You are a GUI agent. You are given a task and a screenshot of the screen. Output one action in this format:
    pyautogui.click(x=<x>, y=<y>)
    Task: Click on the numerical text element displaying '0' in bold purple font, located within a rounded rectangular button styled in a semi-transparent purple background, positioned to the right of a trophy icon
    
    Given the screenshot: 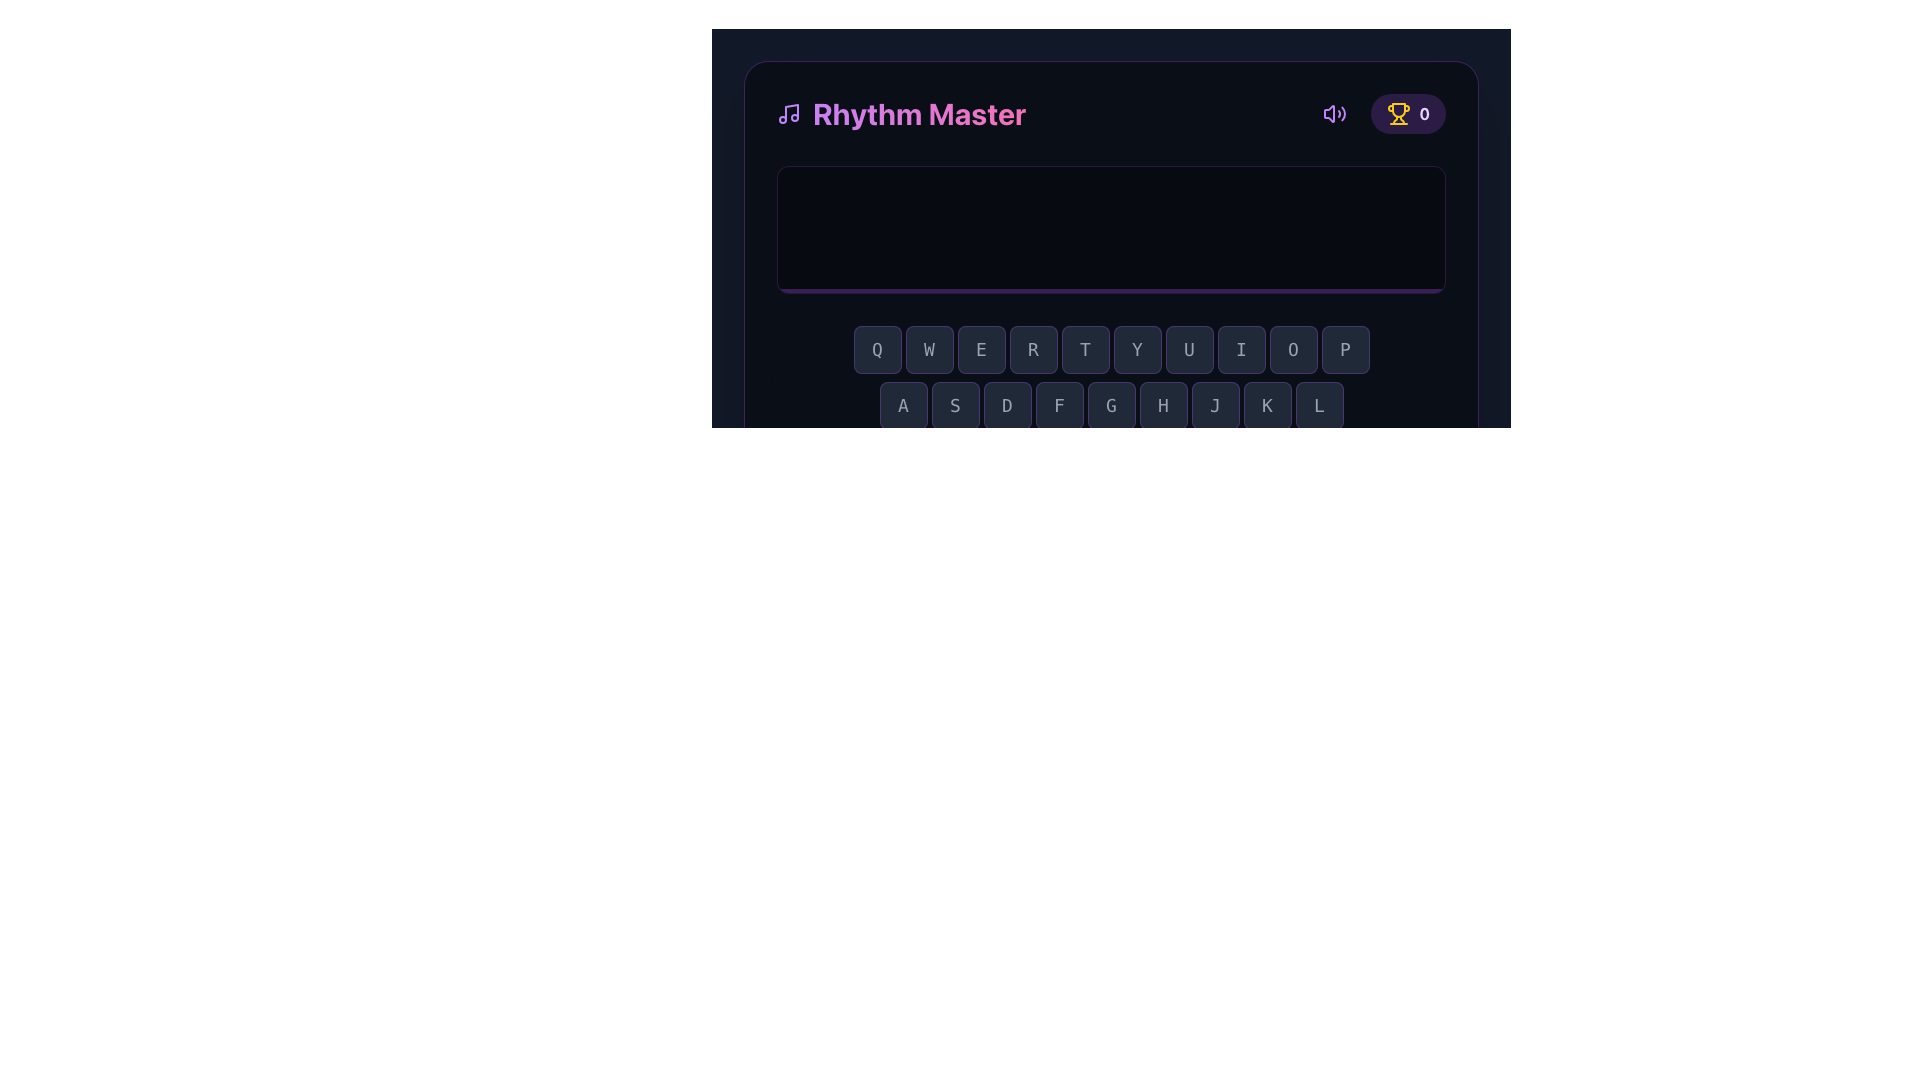 What is the action you would take?
    pyautogui.click(x=1423, y=114)
    